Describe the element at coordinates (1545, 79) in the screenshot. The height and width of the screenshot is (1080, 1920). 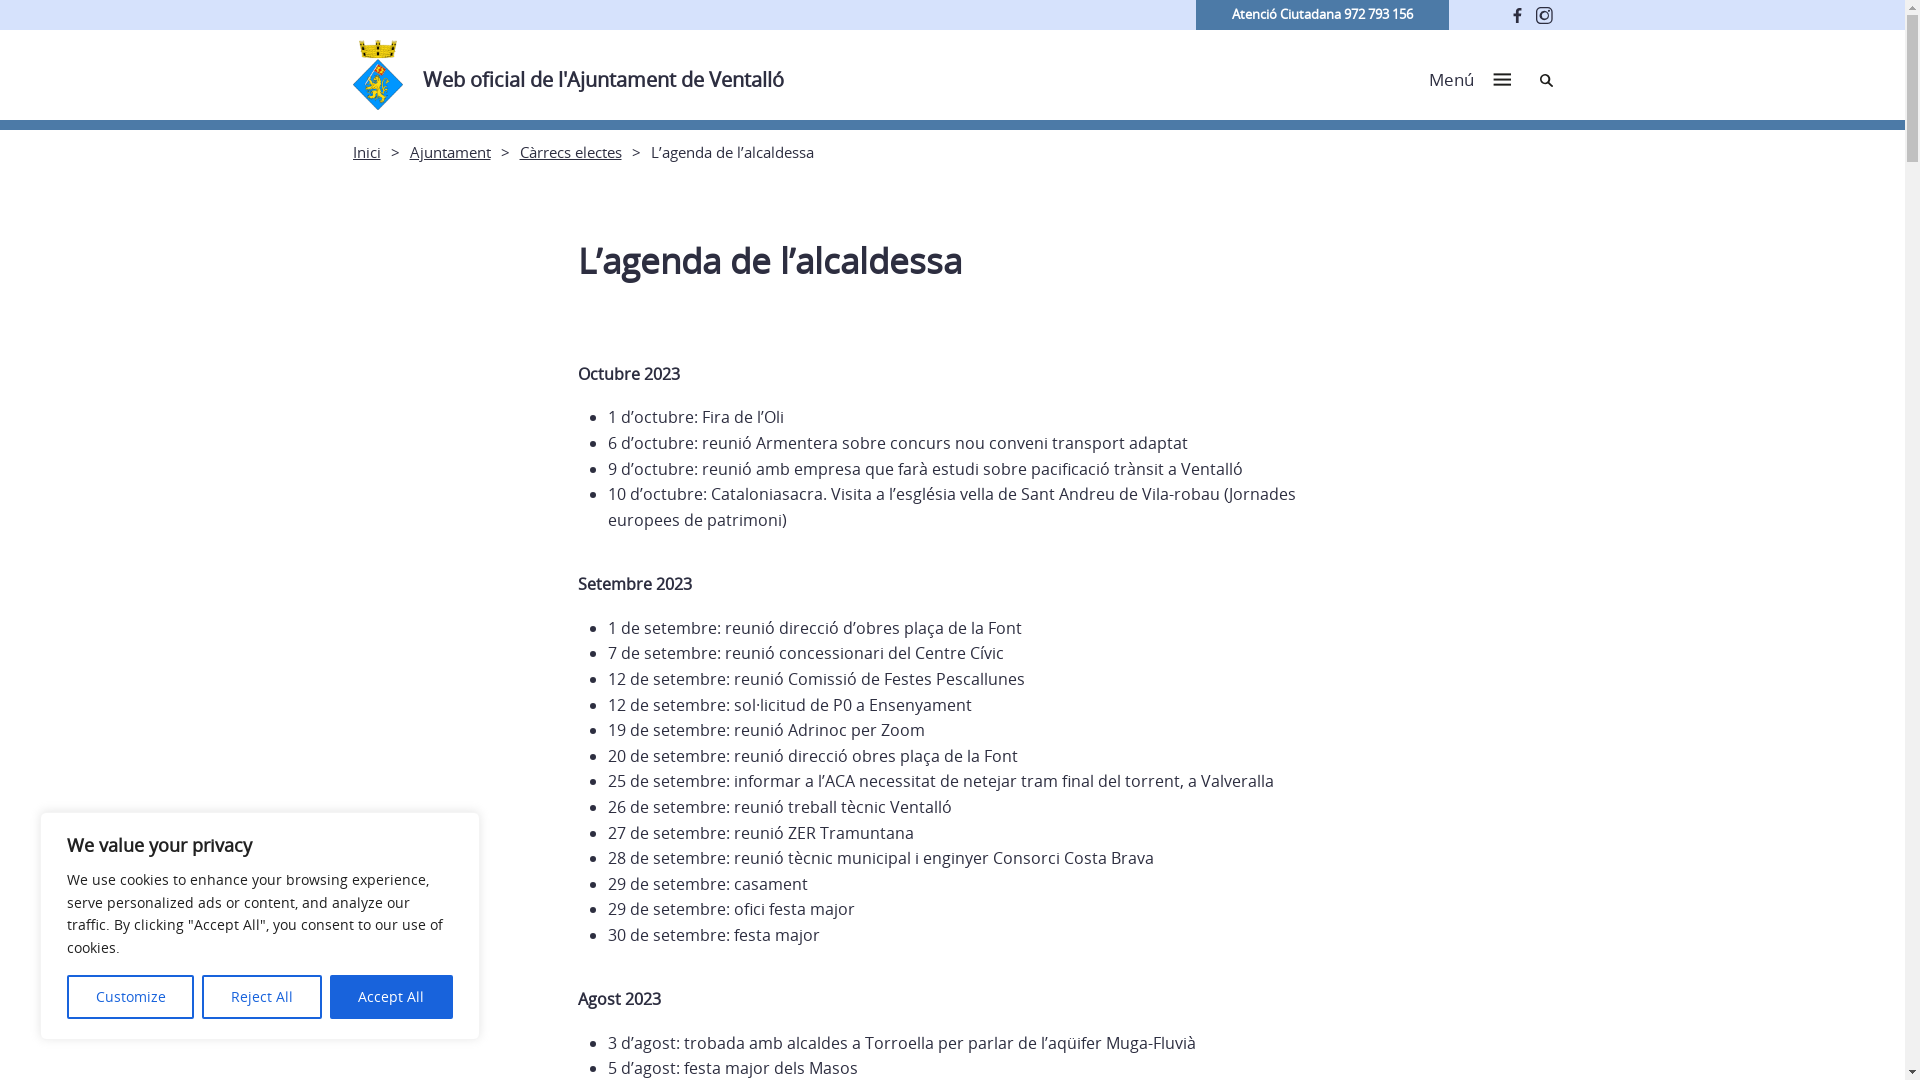
I see `'Cerca'` at that location.